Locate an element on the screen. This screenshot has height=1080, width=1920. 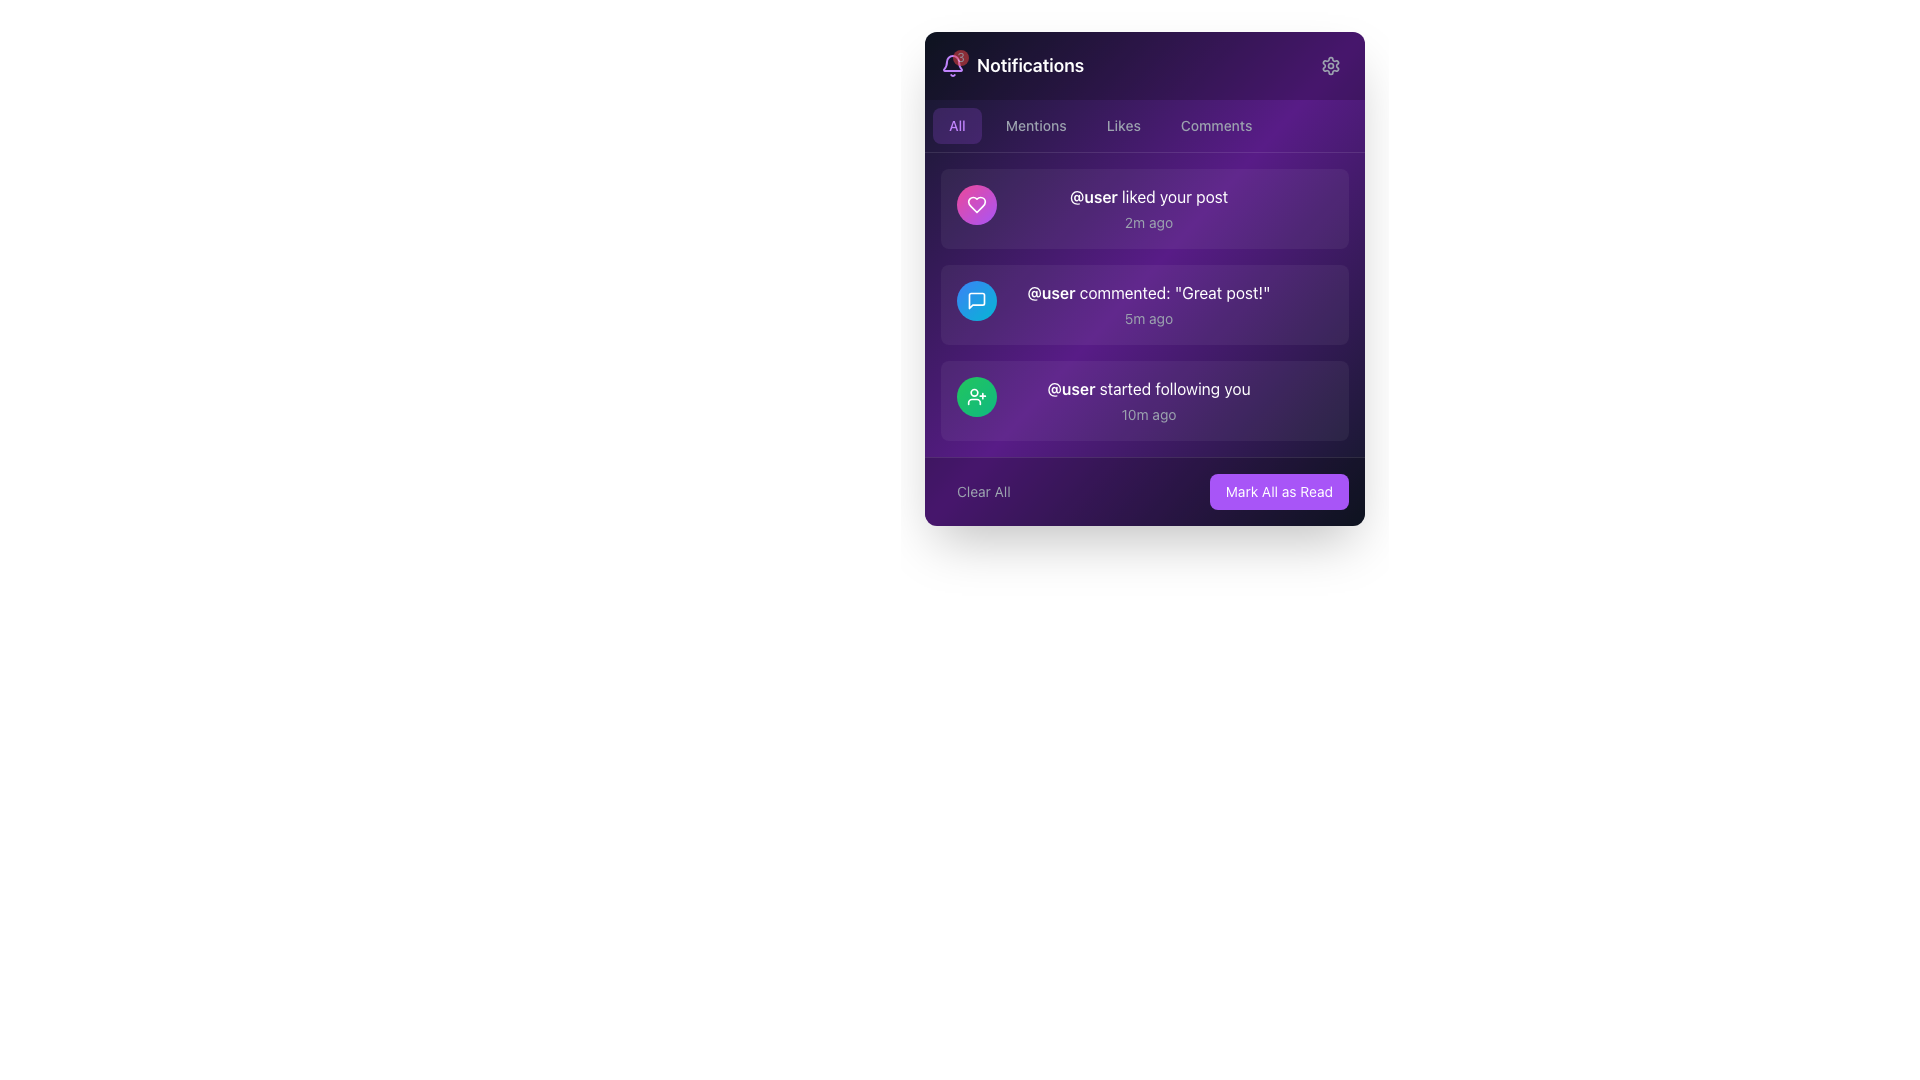
timestamp label that indicates the time elapsed since the notification was generated, located under the text stating '@user started following you.' in the third notification item from the top is located at coordinates (1148, 414).